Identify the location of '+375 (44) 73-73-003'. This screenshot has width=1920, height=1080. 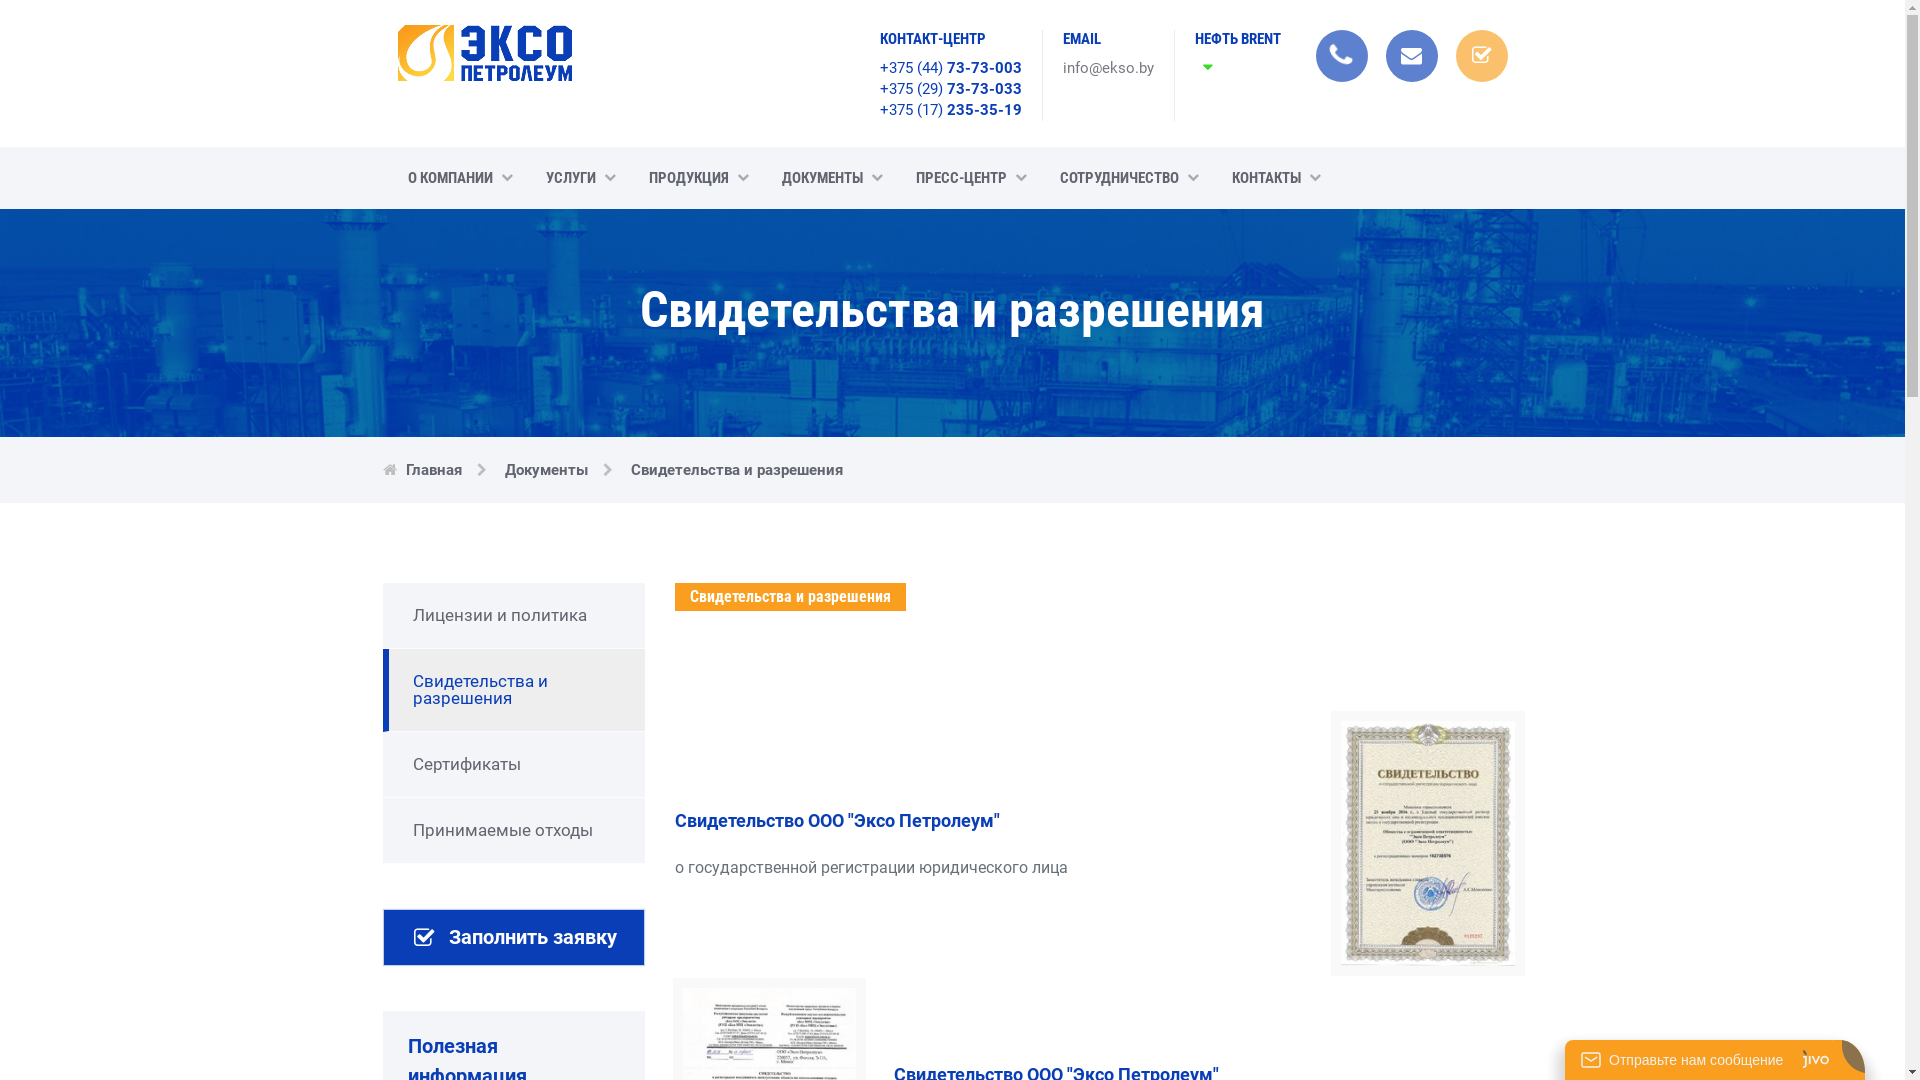
(949, 67).